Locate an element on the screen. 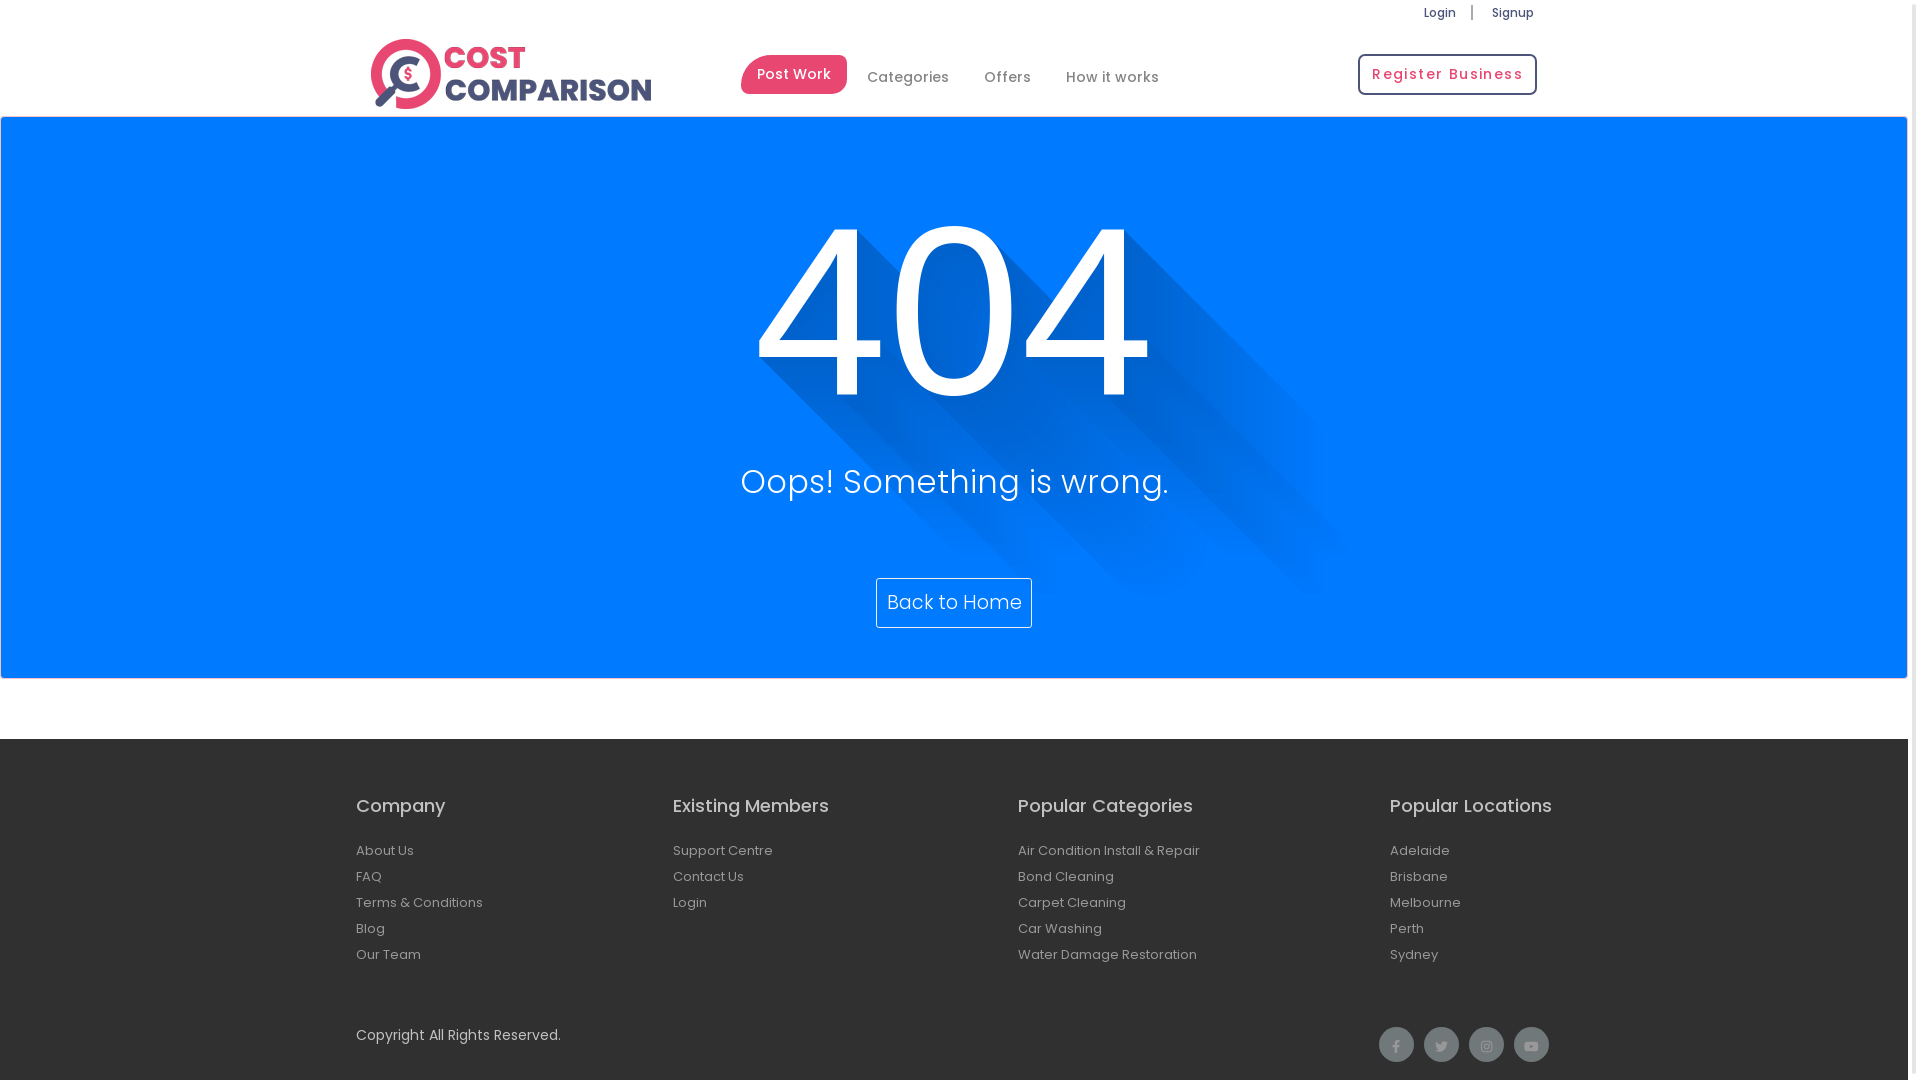  'Carpet Cleaning' is located at coordinates (1070, 902).